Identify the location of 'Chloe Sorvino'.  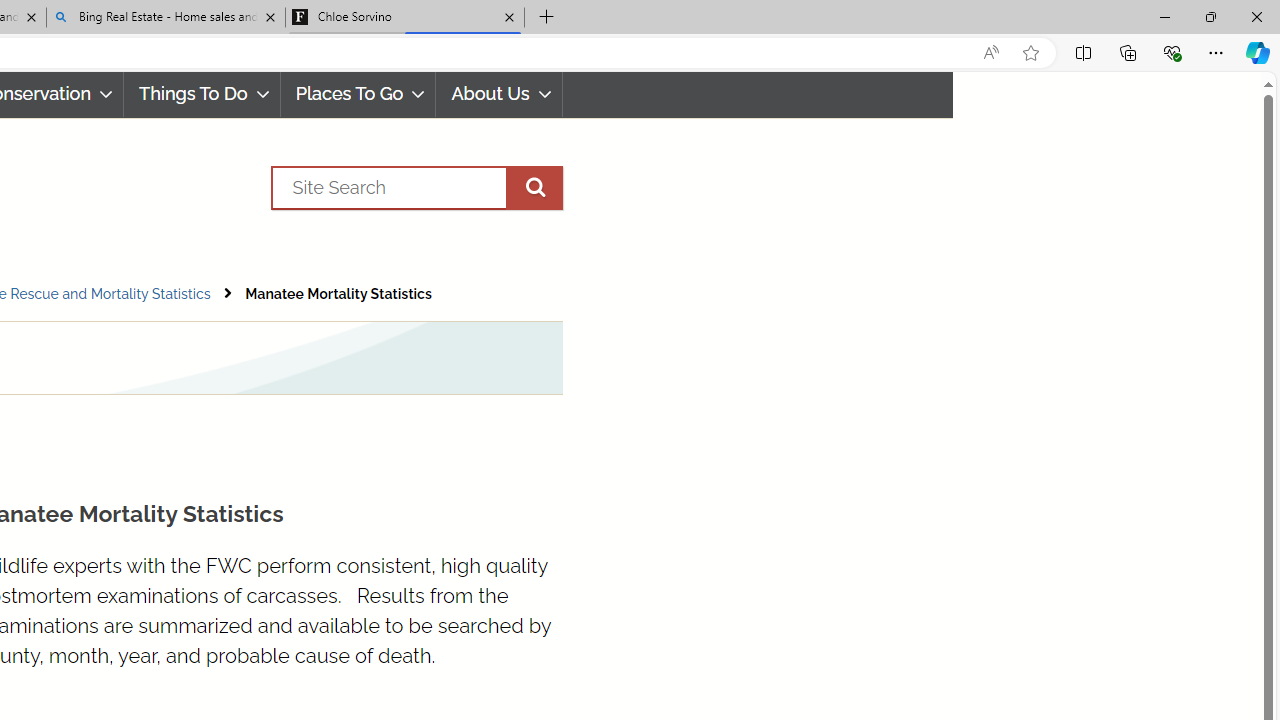
(403, 17).